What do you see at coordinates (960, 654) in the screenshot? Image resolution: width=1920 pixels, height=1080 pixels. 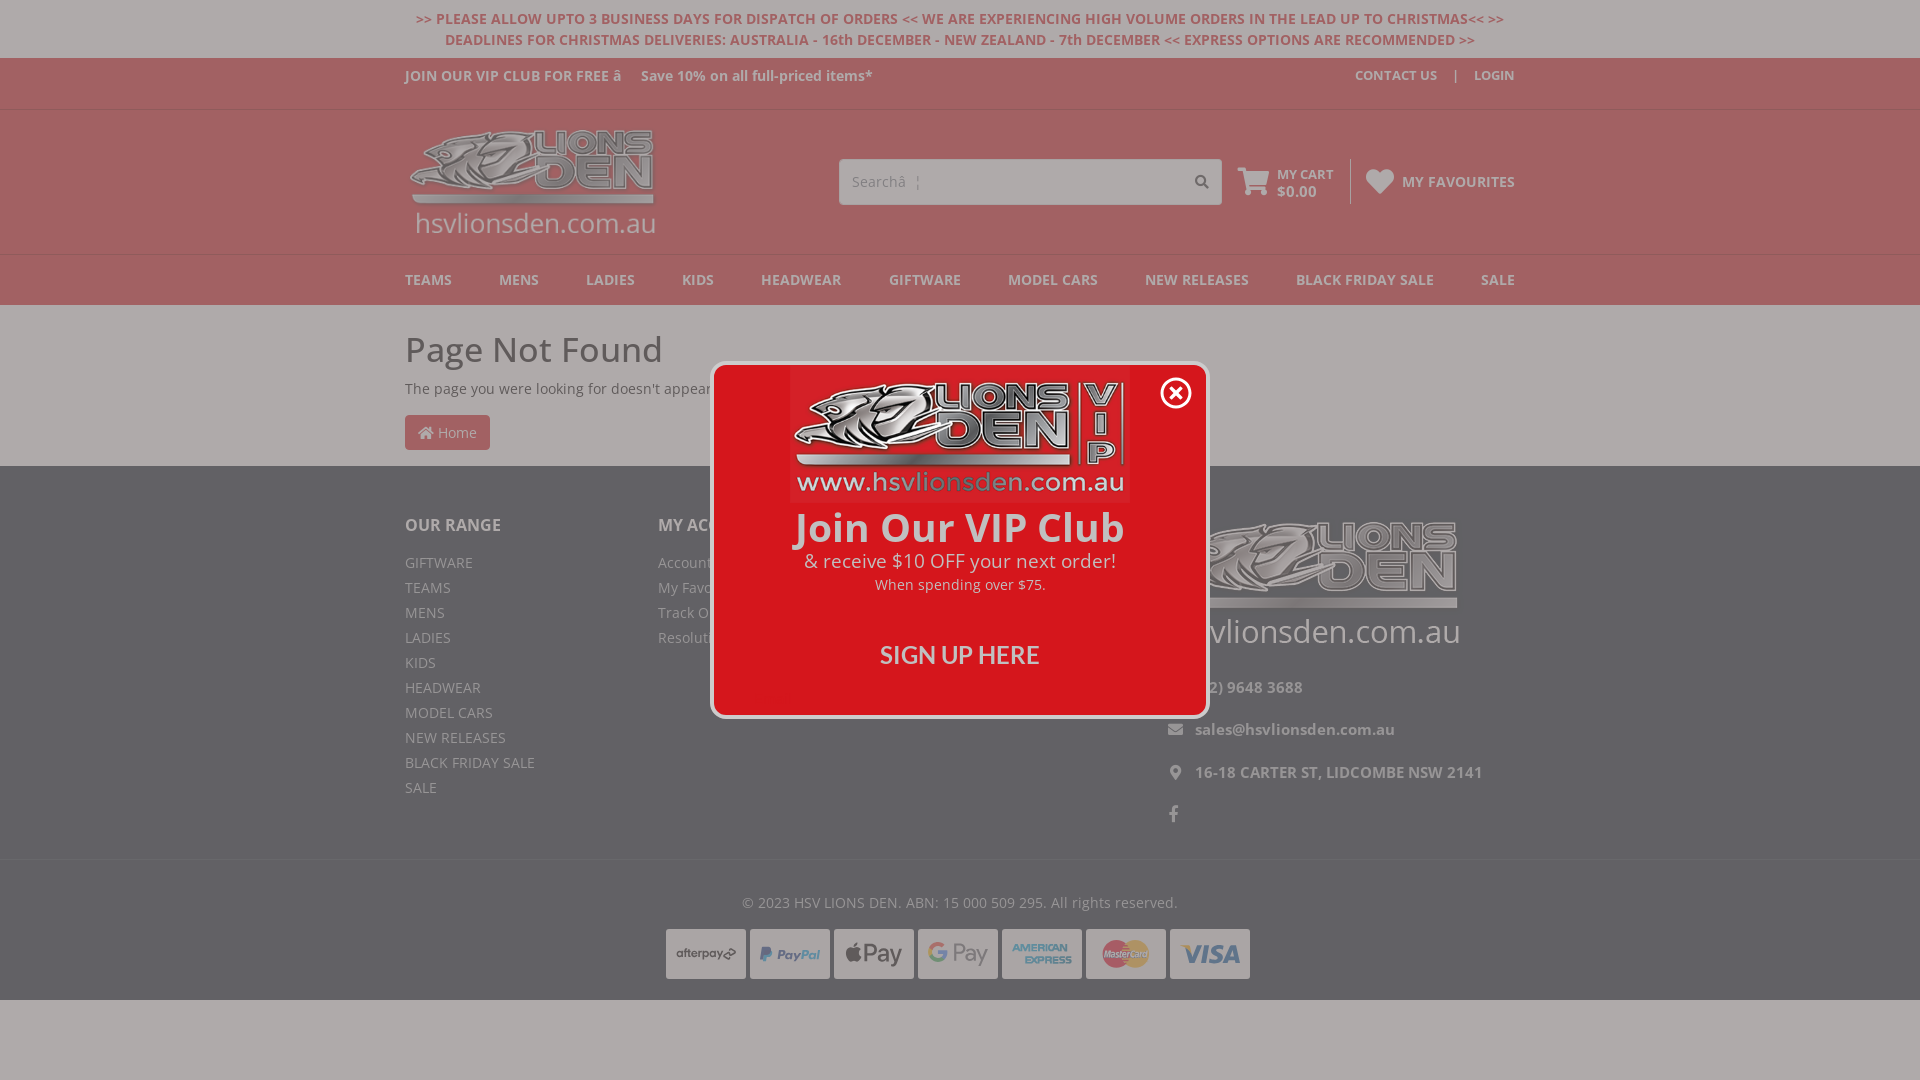 I see `'SIGN UP HERE'` at bounding box center [960, 654].